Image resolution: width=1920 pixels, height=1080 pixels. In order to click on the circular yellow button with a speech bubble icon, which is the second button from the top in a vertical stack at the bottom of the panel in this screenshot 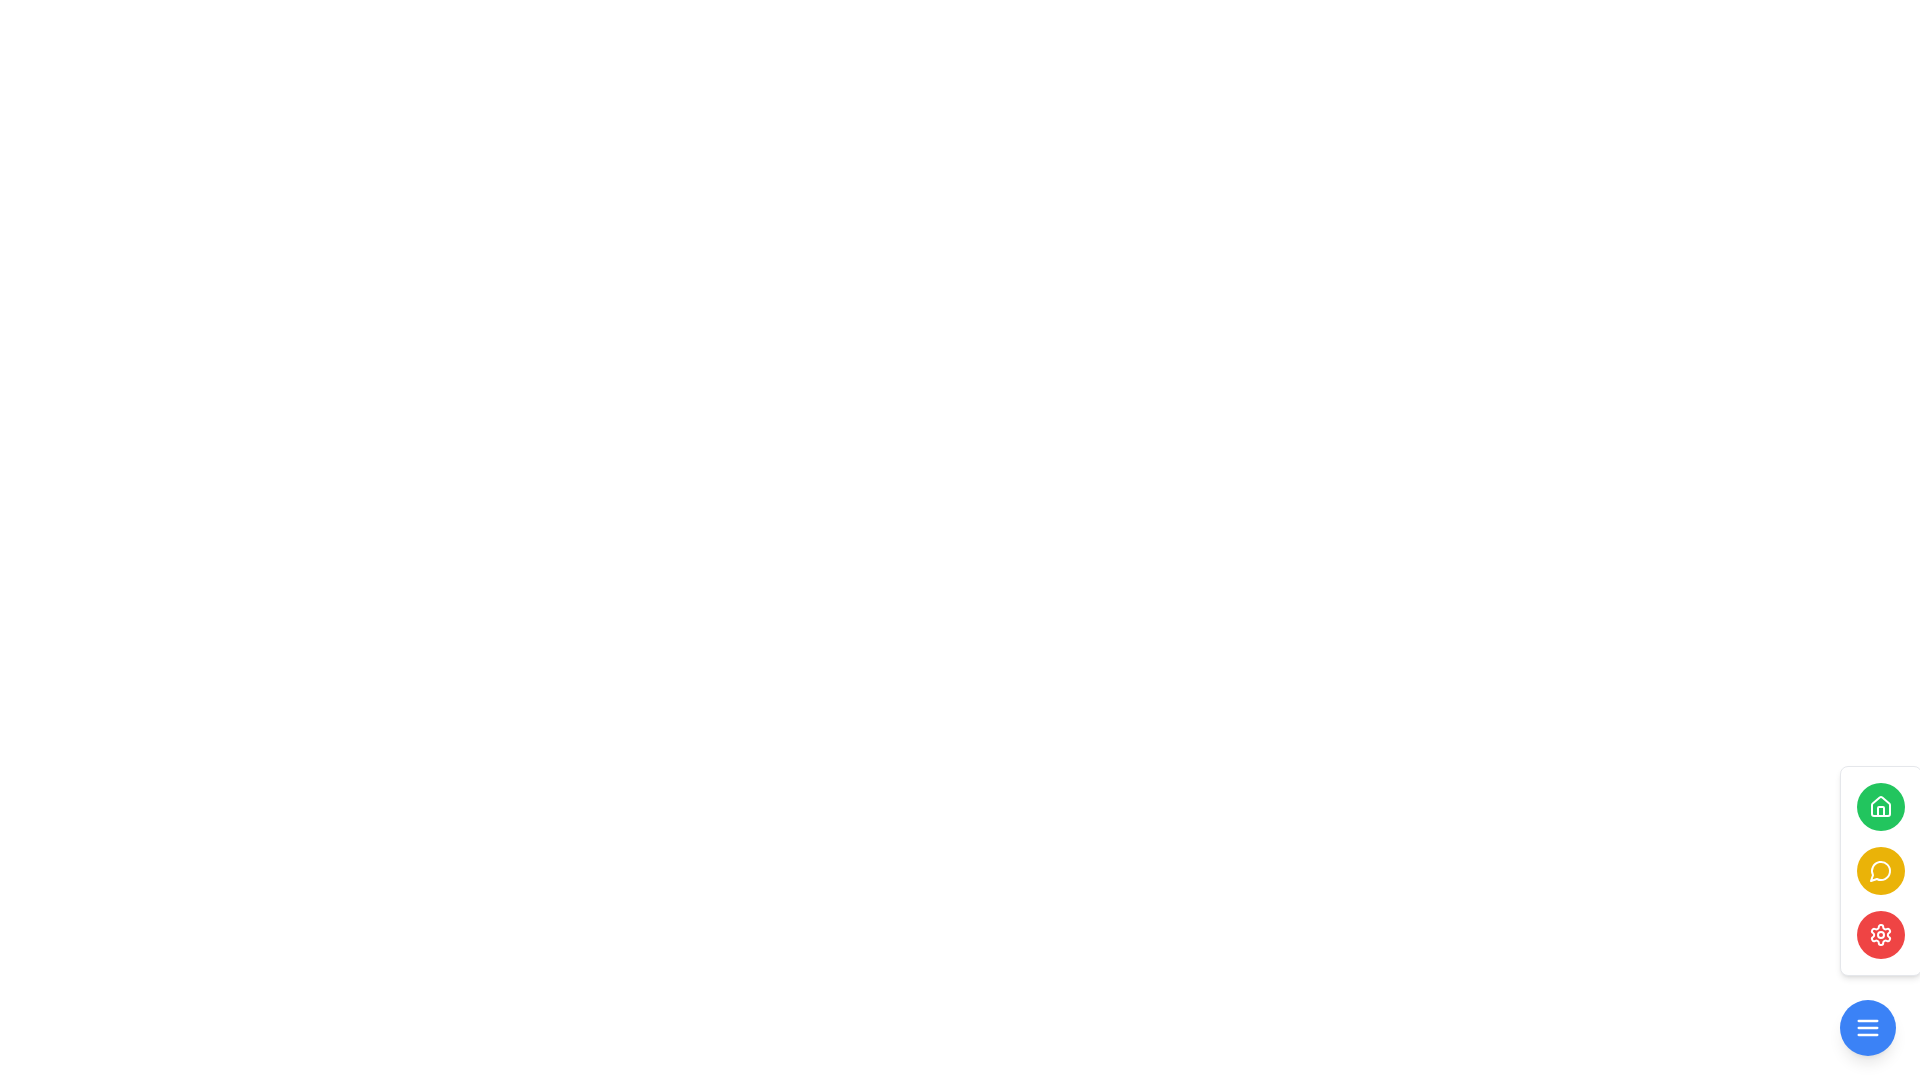, I will do `click(1880, 870)`.